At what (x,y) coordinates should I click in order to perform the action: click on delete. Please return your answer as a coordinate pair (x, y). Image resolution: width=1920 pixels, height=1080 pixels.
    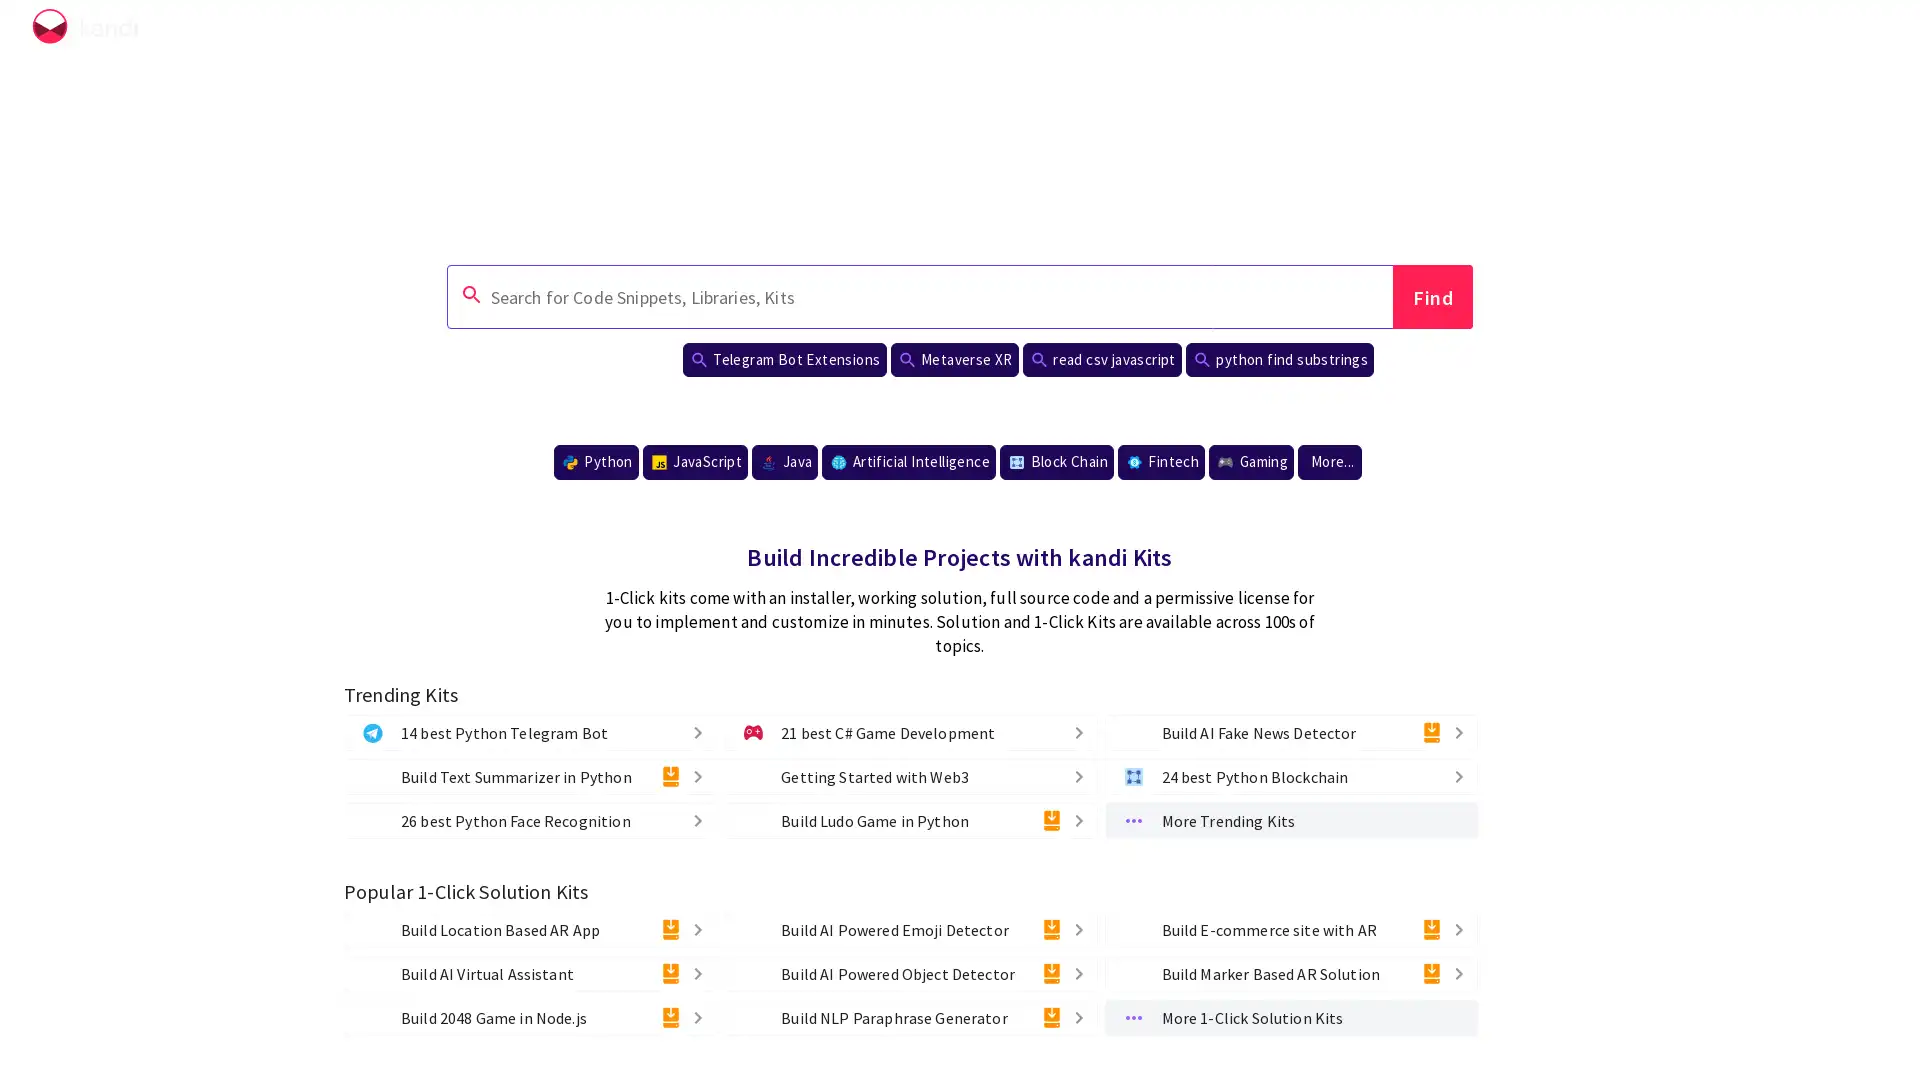
    Looking at the image, I should click on (1077, 820).